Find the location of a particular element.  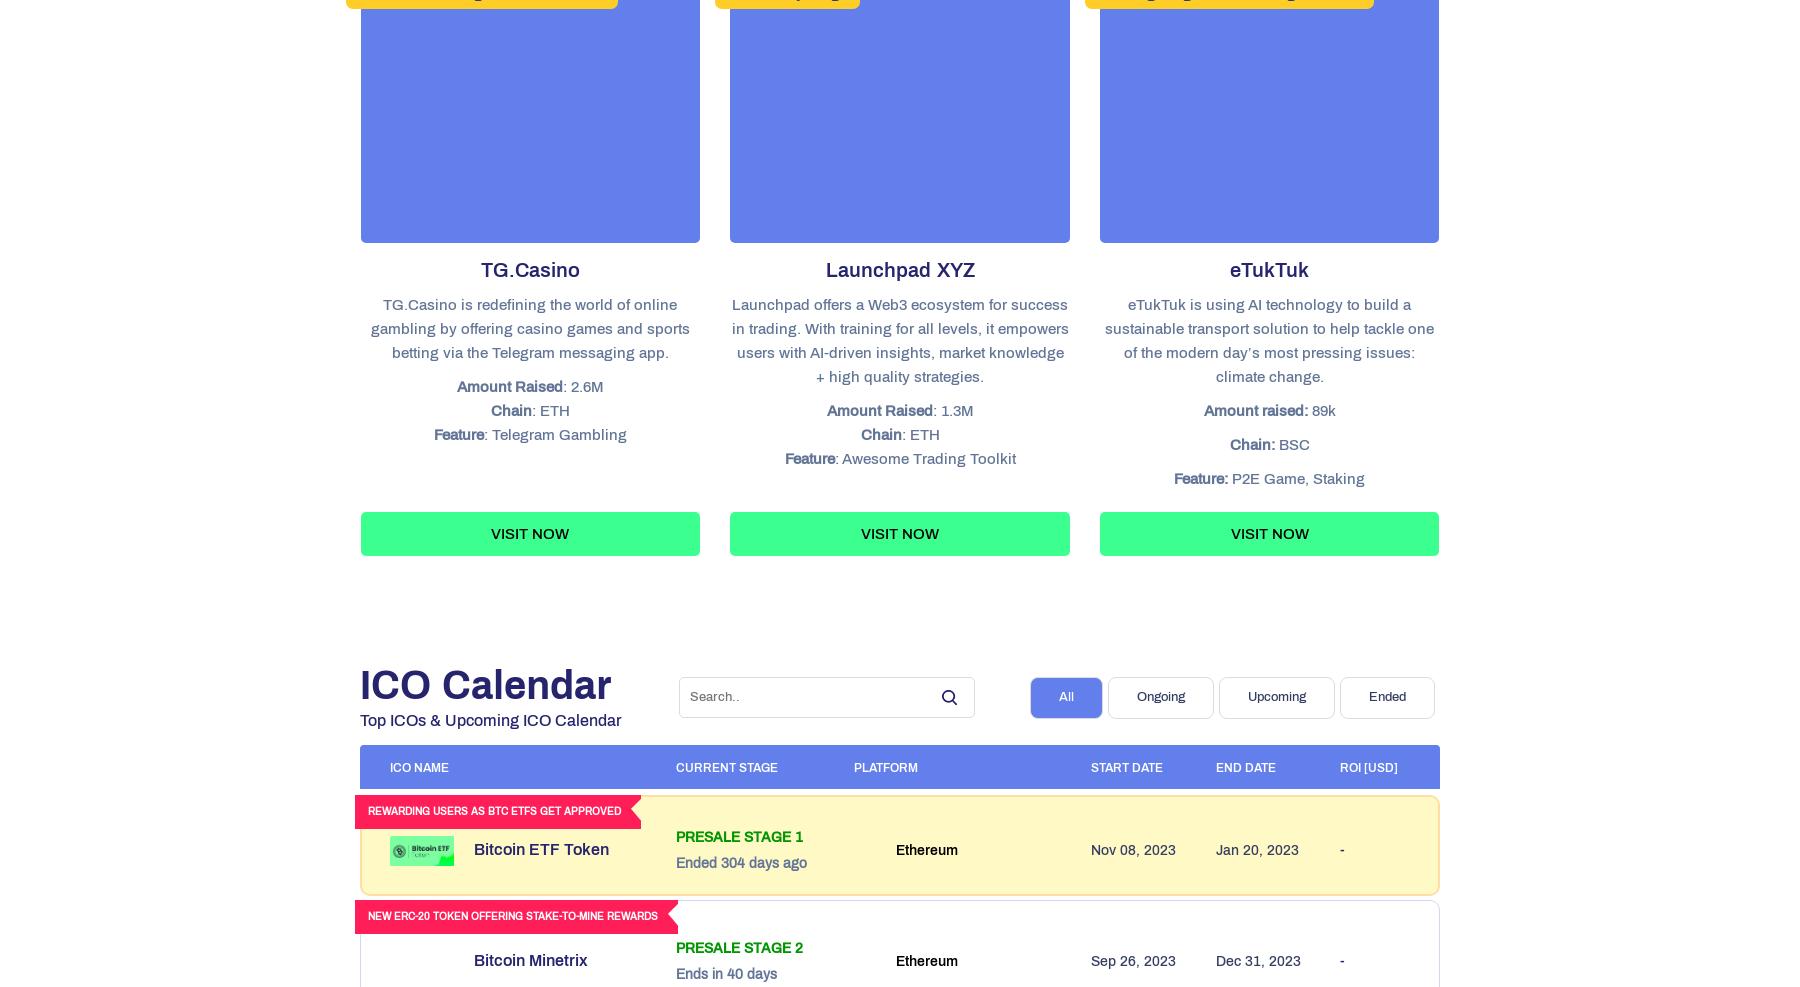

': Awesome Trading Toolkit' is located at coordinates (923, 457).